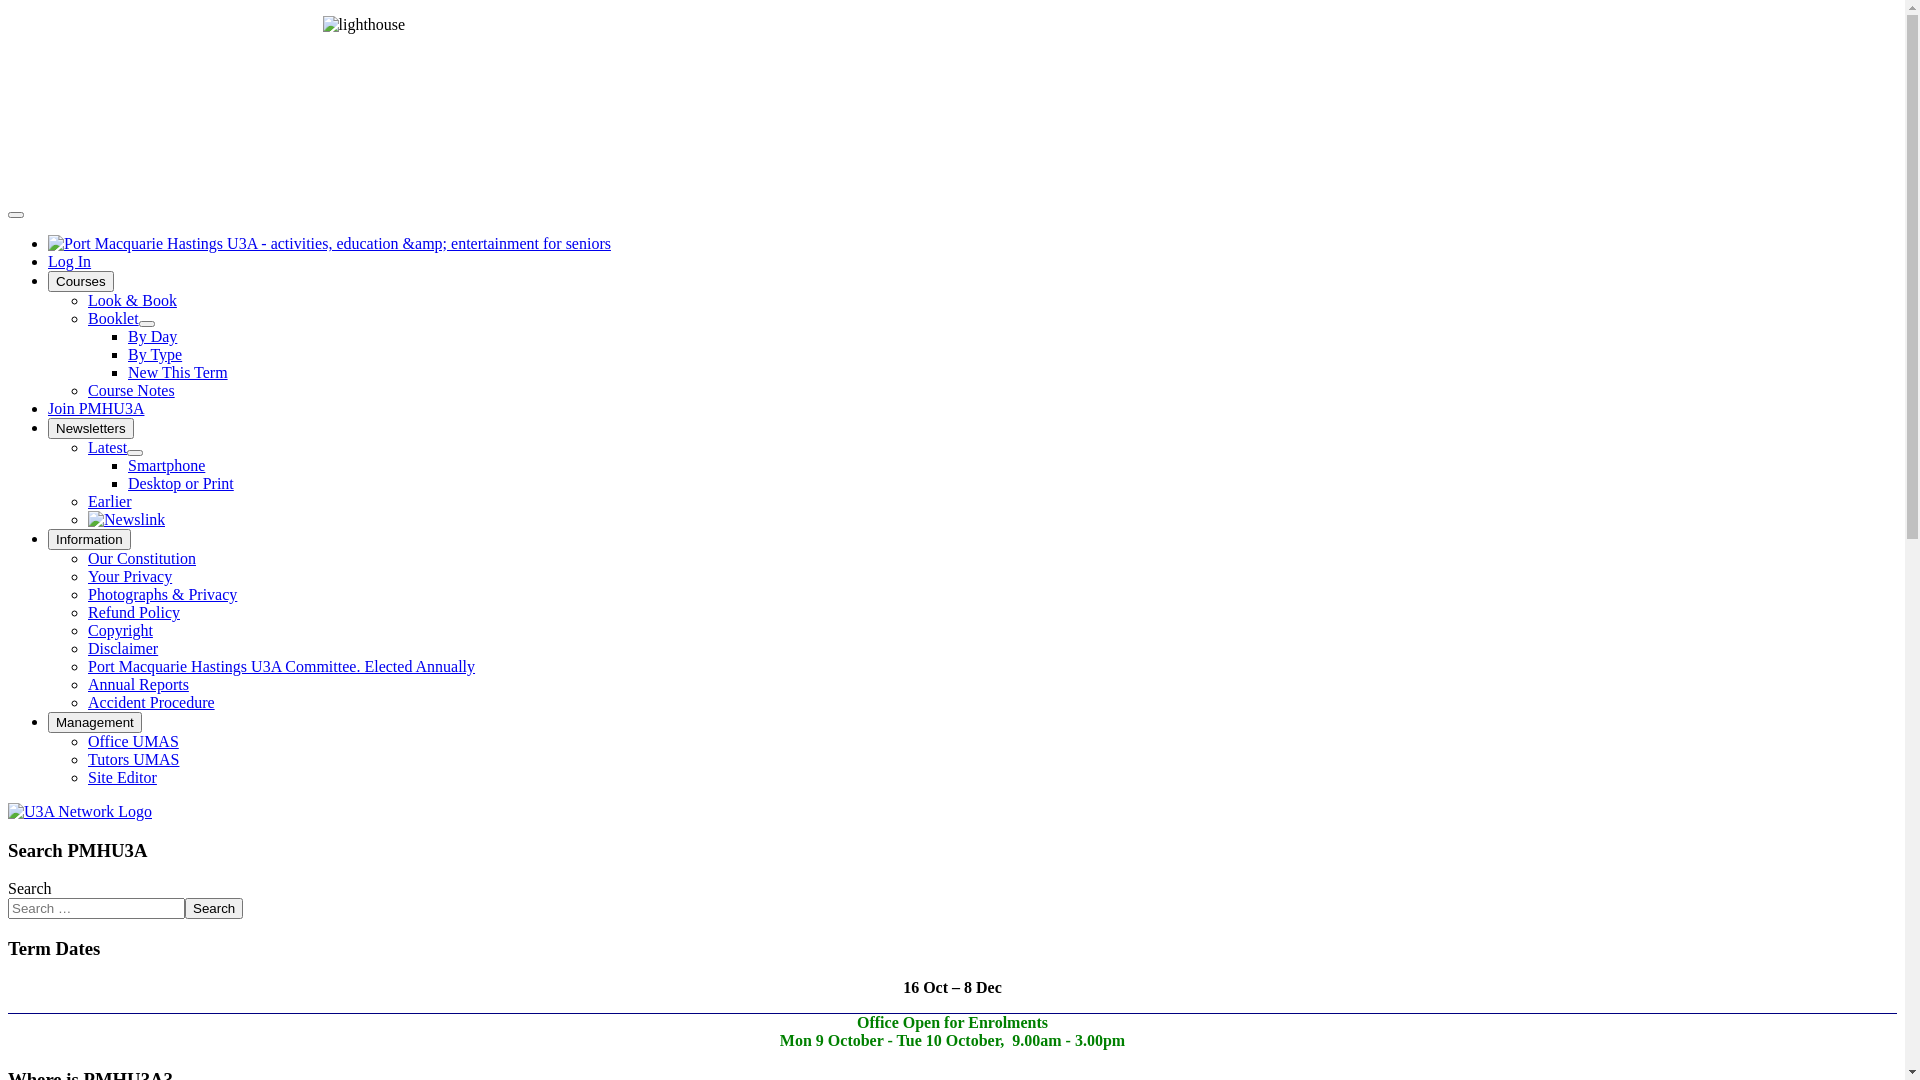  I want to click on 'Our Constitution', so click(141, 558).